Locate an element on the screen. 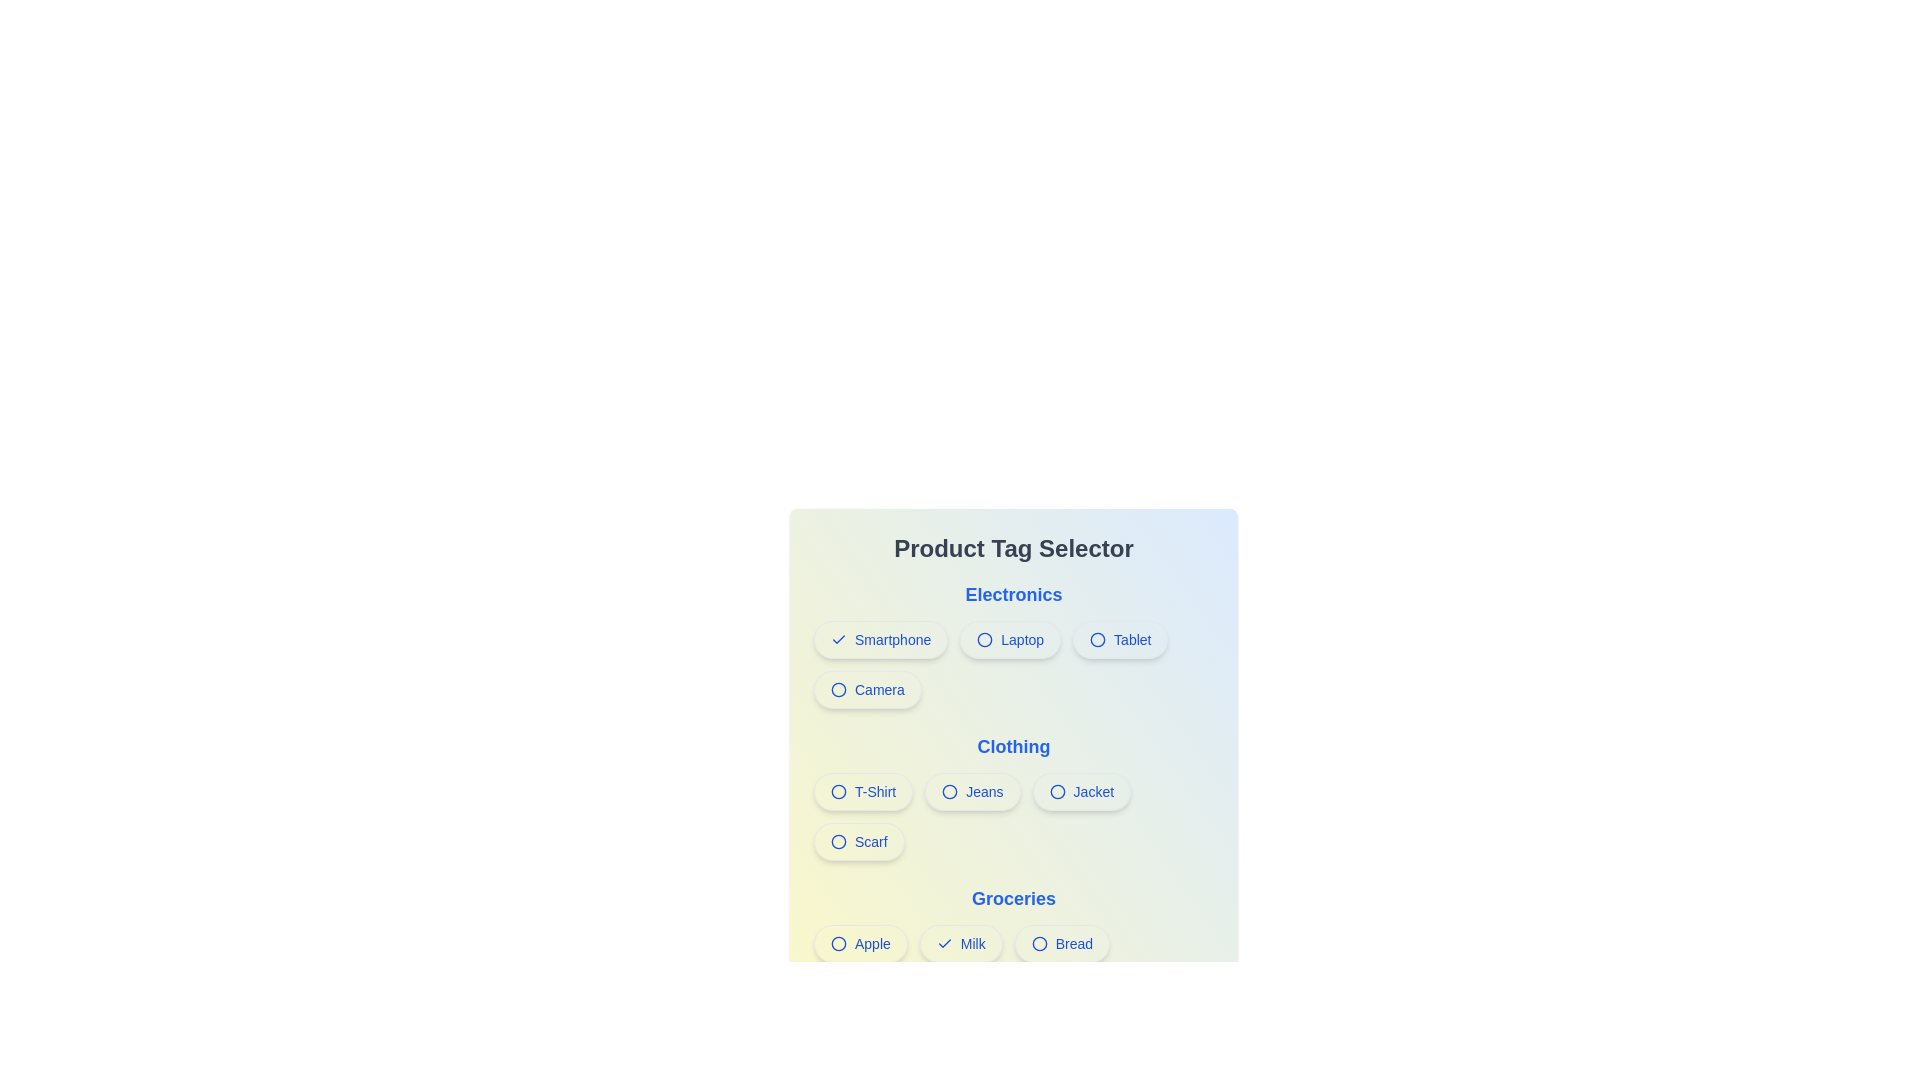 The image size is (1920, 1080). the first selectable tag button in the 'Groceries' section is located at coordinates (860, 944).